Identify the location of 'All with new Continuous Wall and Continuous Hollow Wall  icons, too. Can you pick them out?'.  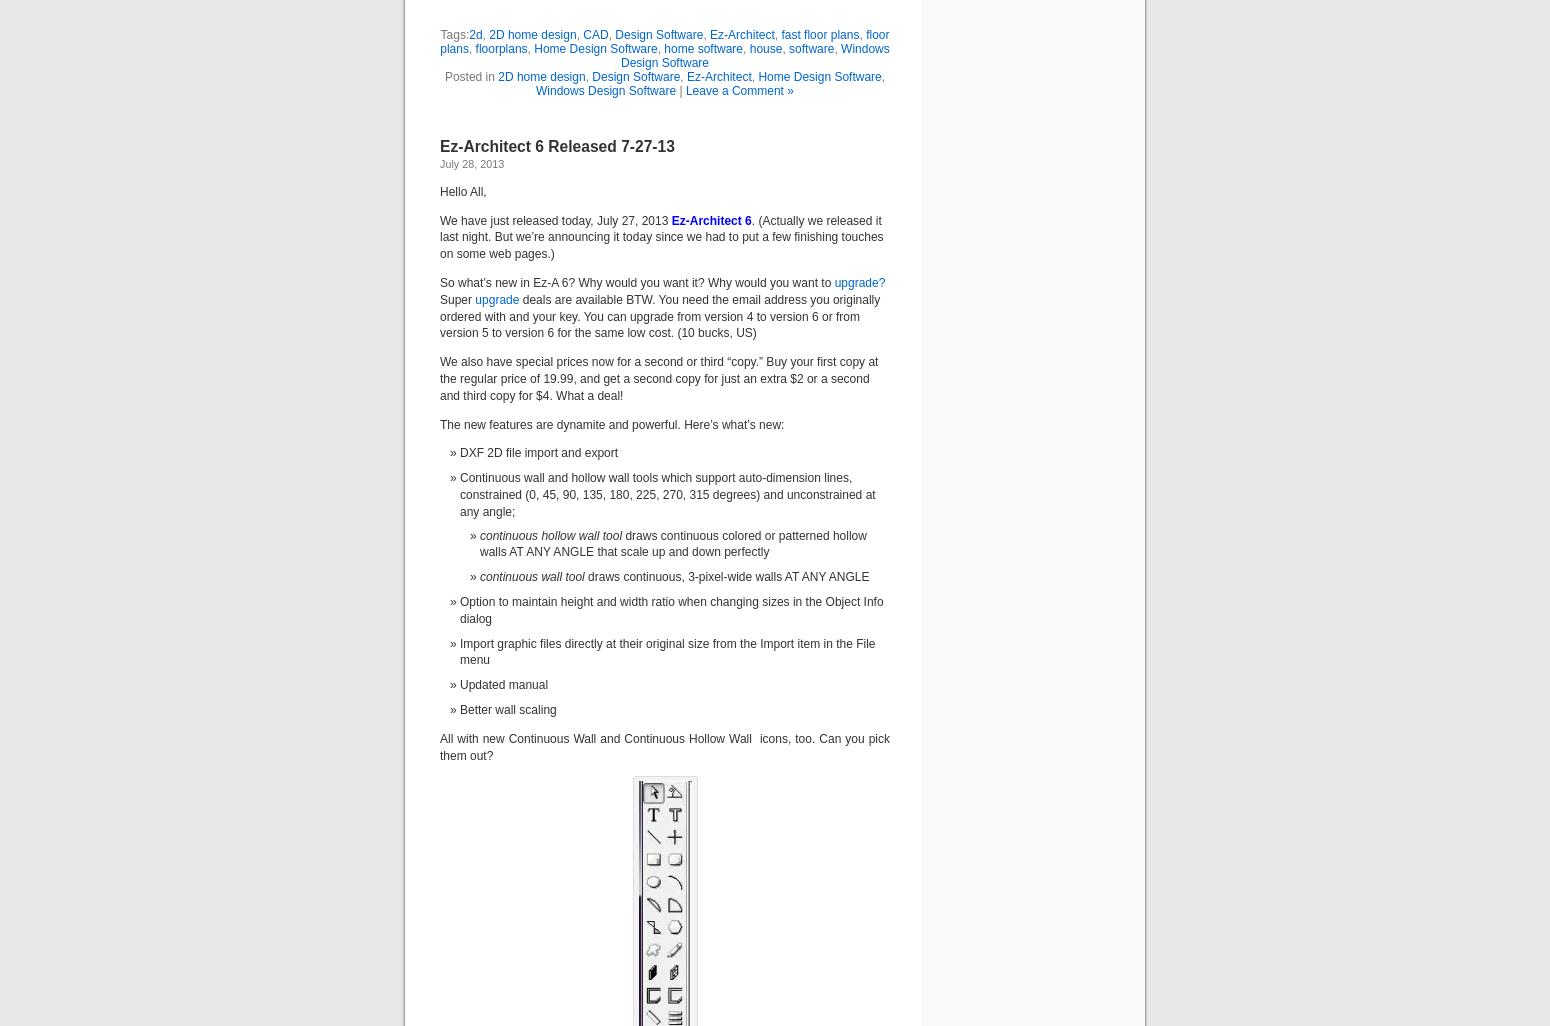
(440, 746).